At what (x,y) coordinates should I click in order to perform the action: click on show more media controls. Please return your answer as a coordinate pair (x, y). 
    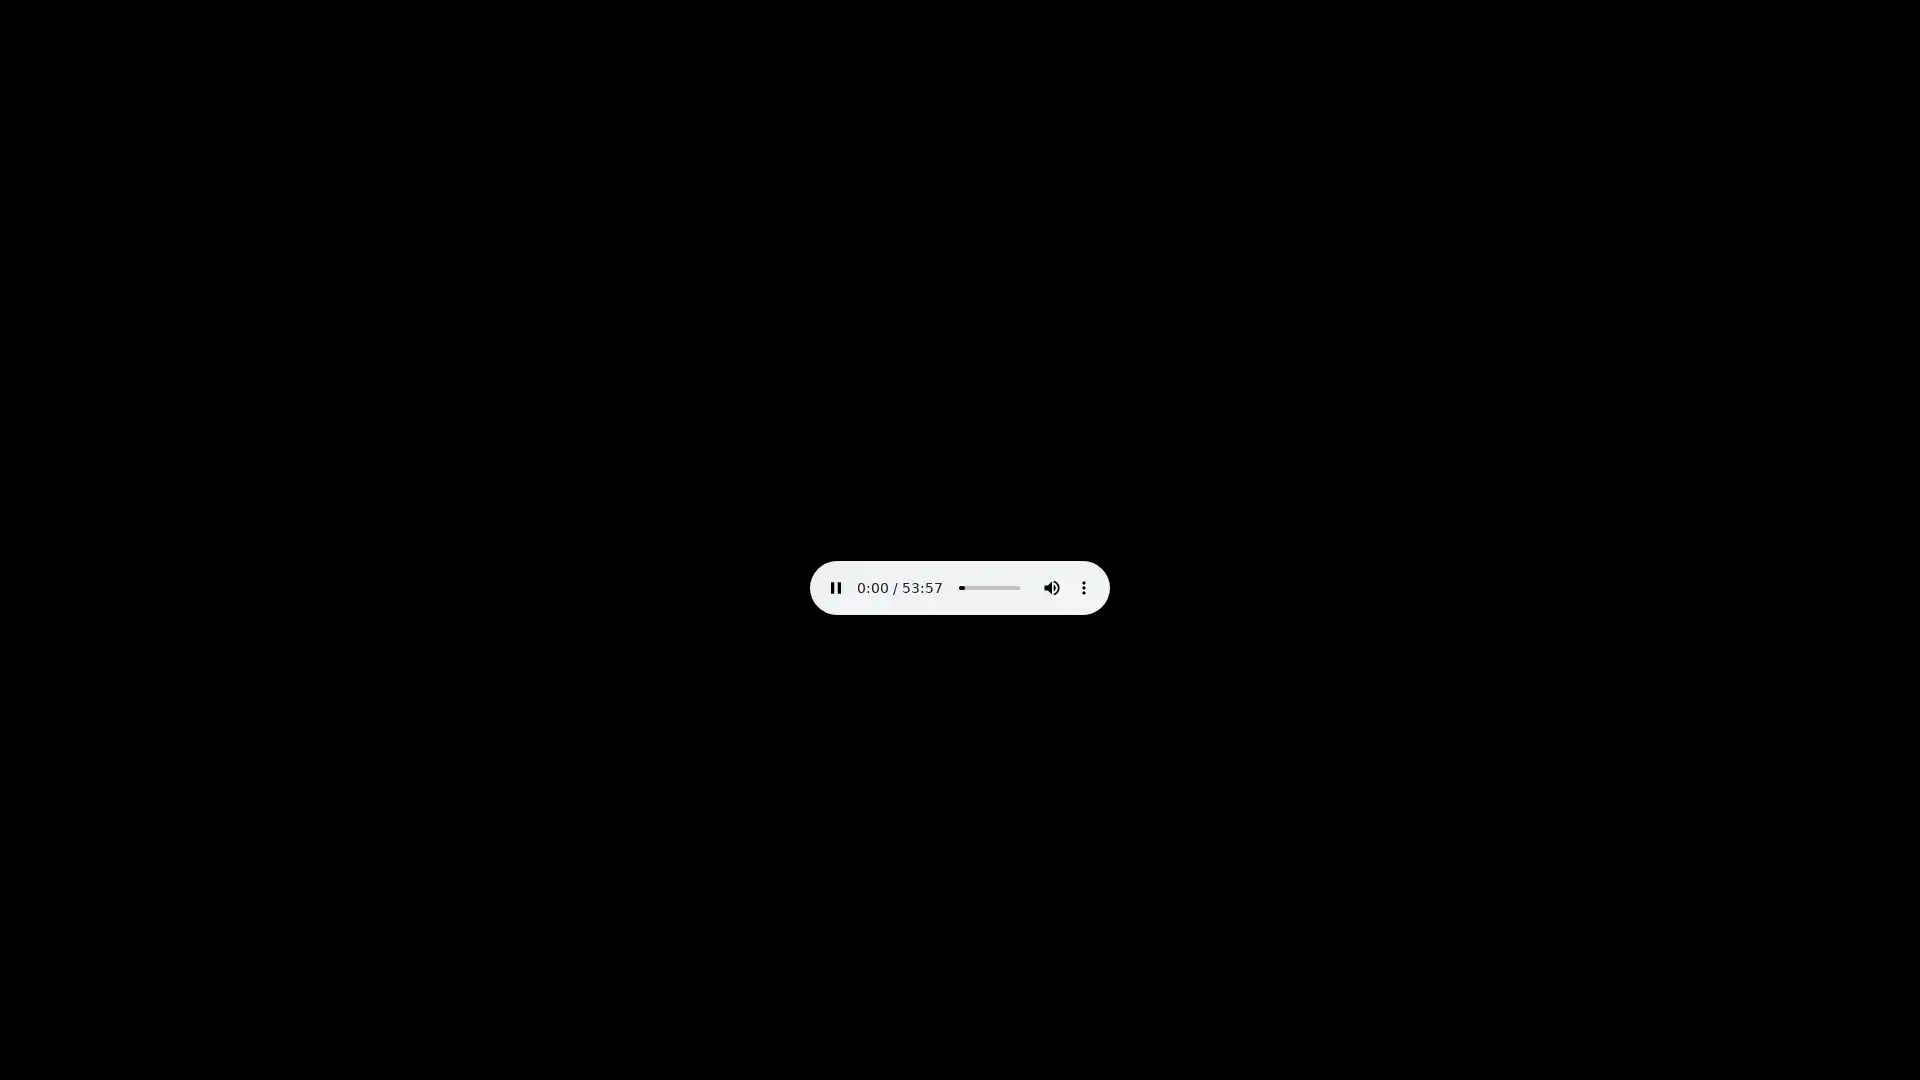
    Looking at the image, I should click on (1083, 586).